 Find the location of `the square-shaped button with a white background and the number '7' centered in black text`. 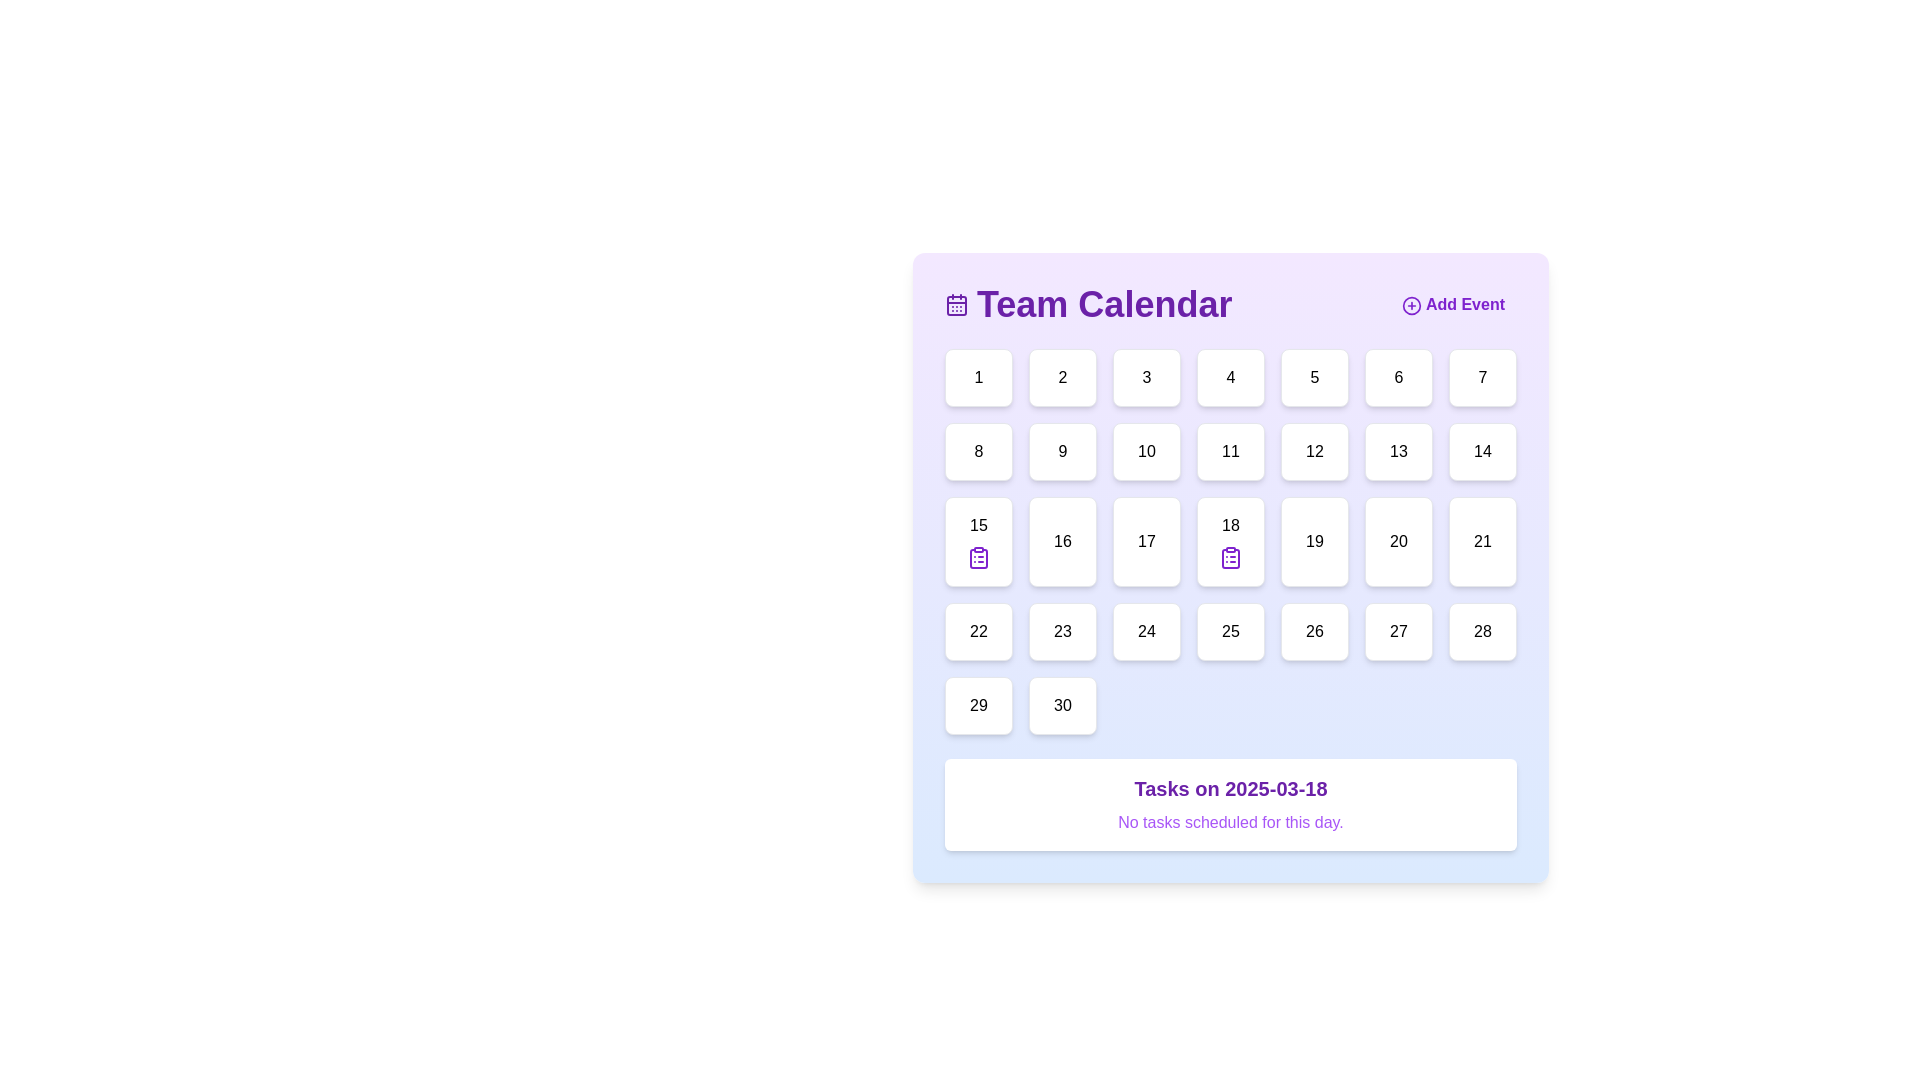

the square-shaped button with a white background and the number '7' centered in black text is located at coordinates (1483, 378).